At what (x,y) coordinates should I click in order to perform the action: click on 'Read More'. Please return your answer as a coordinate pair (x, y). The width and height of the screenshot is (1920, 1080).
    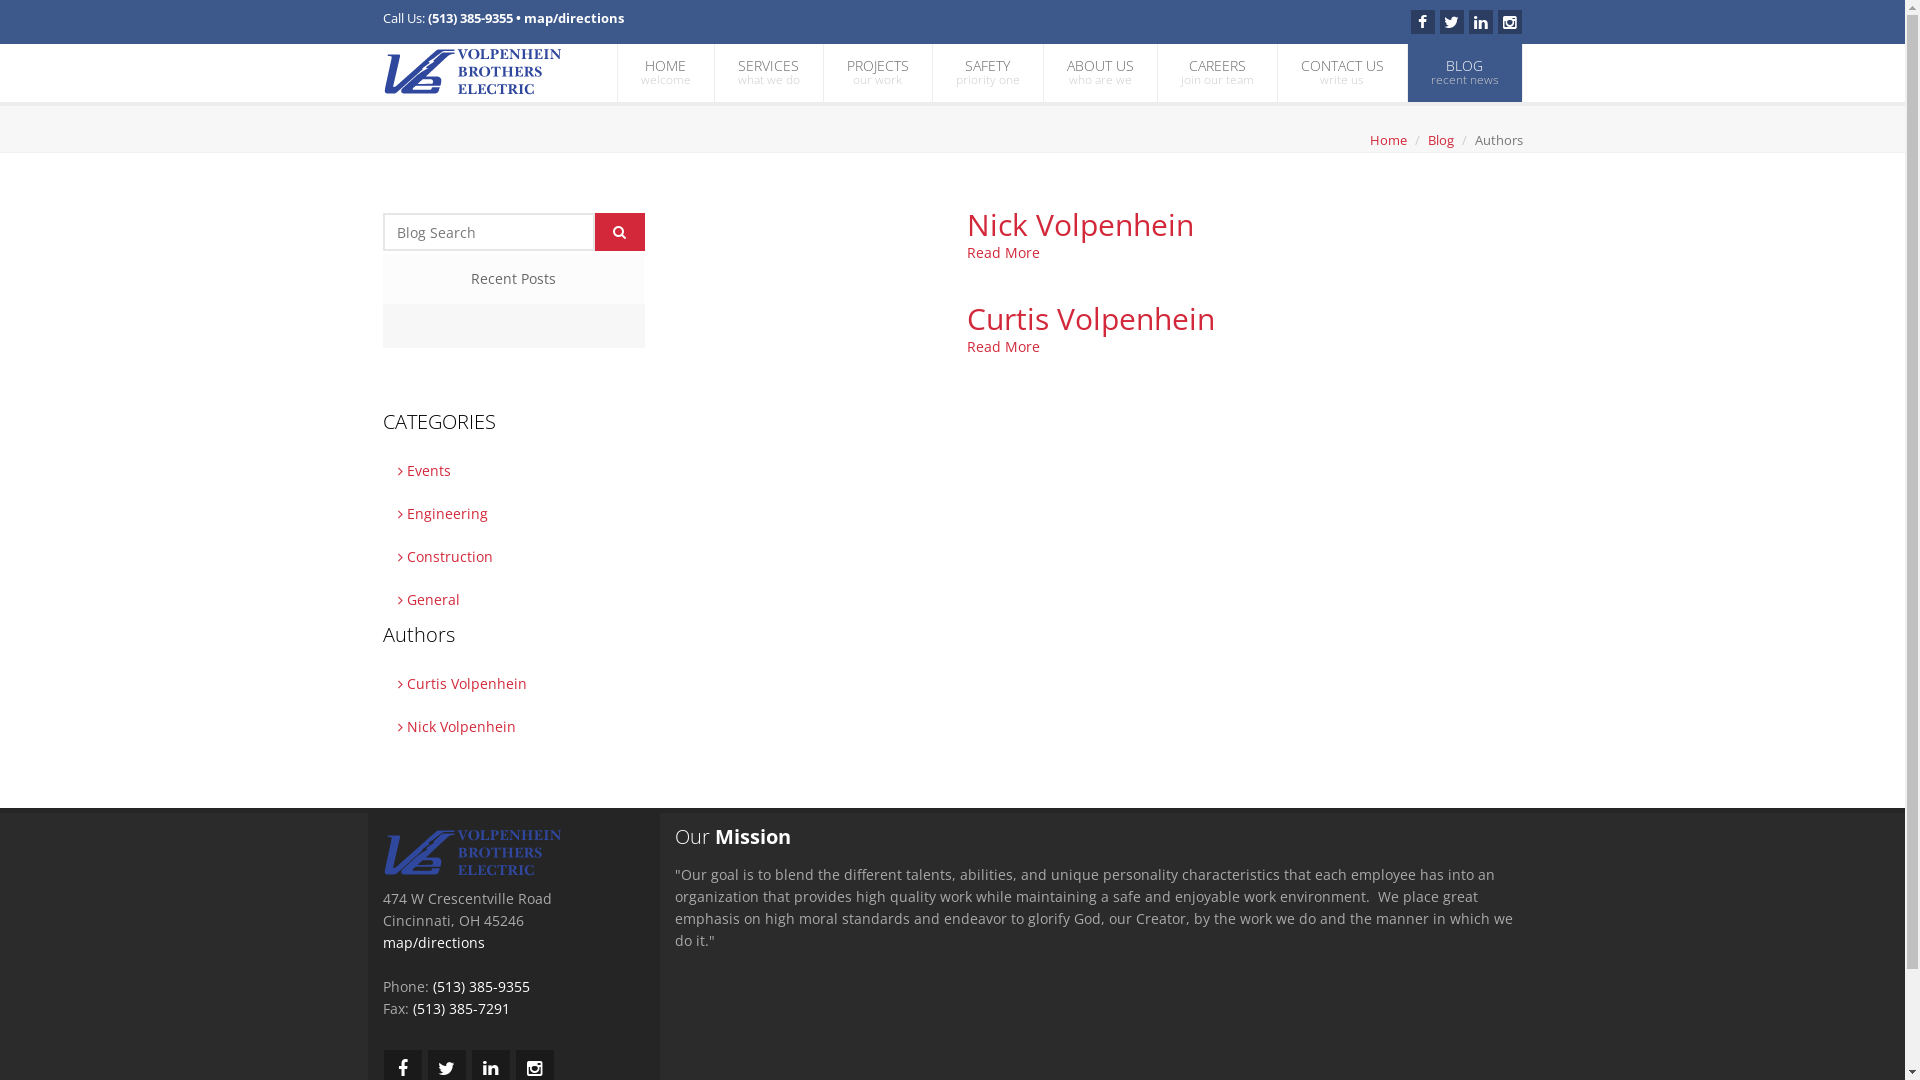
    Looking at the image, I should click on (1003, 251).